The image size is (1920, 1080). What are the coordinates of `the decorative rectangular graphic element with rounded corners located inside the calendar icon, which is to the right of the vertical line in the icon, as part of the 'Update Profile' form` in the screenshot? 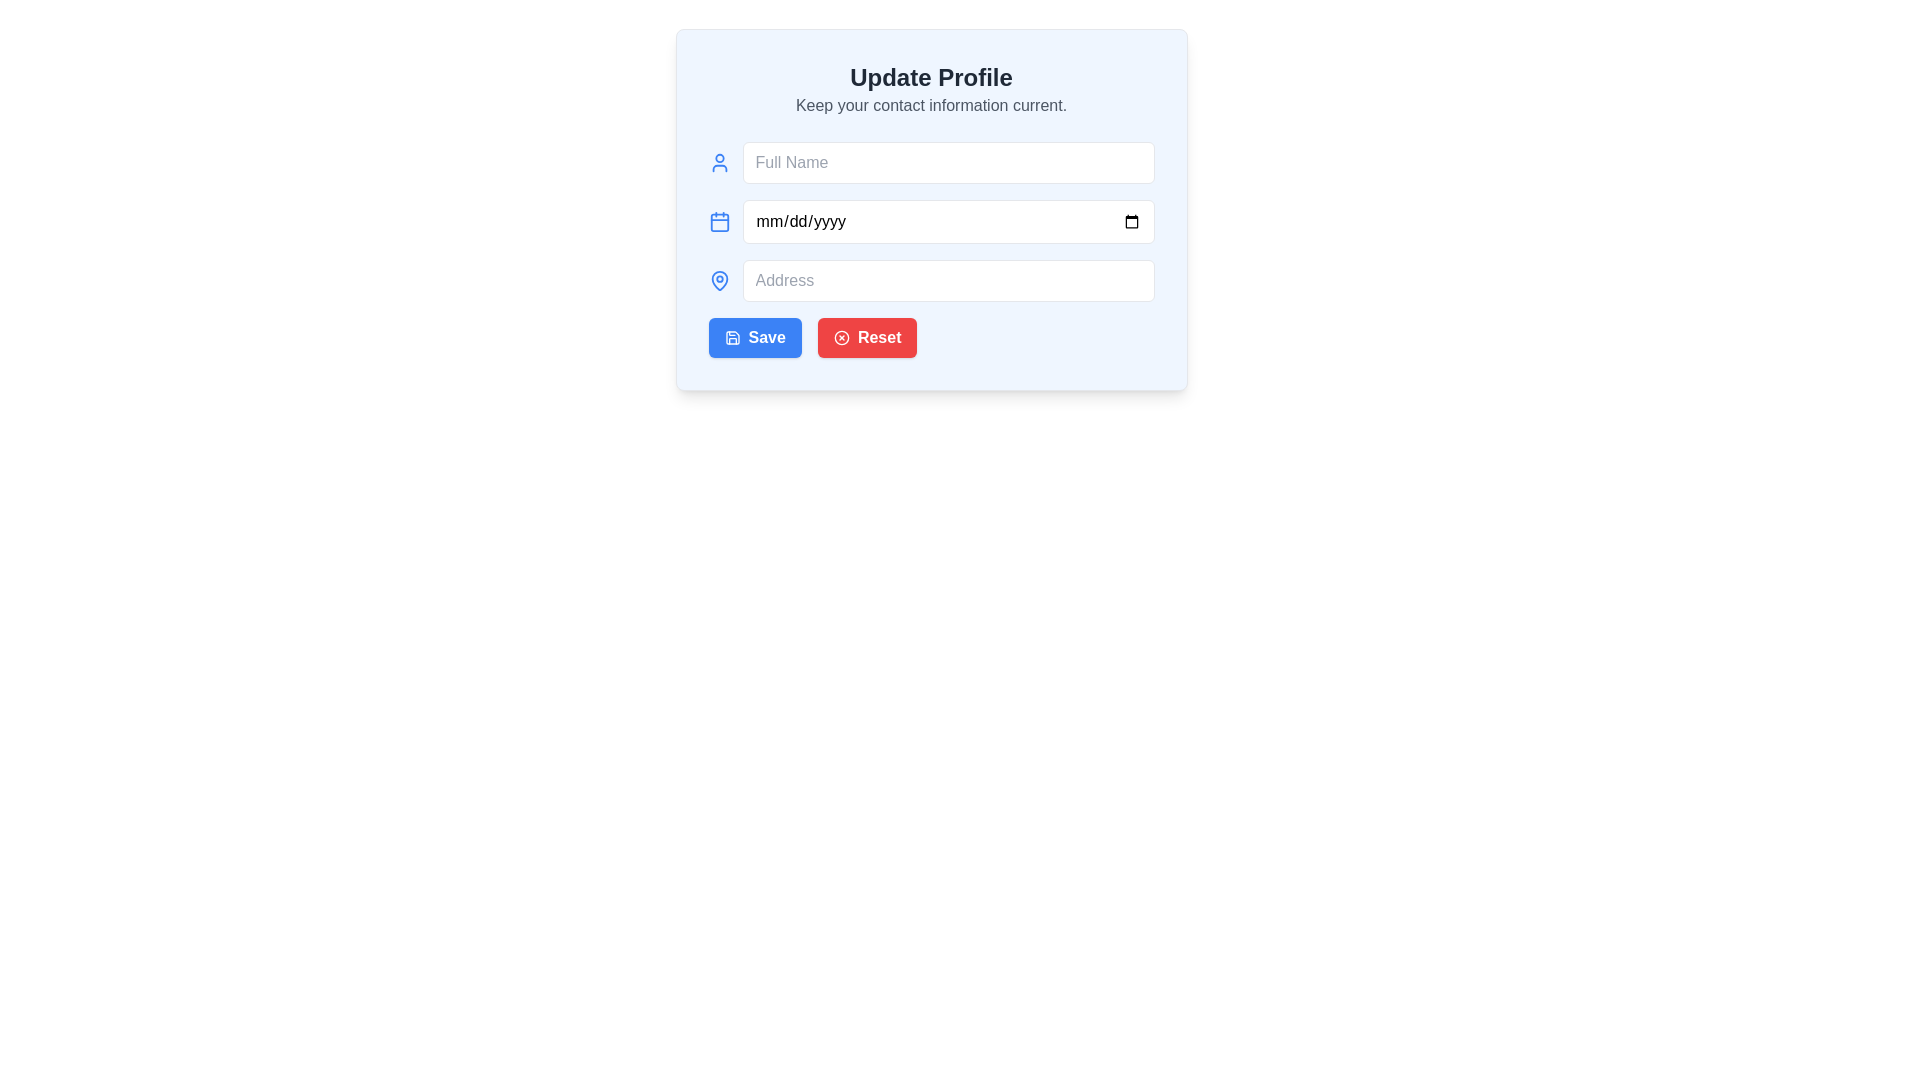 It's located at (719, 222).